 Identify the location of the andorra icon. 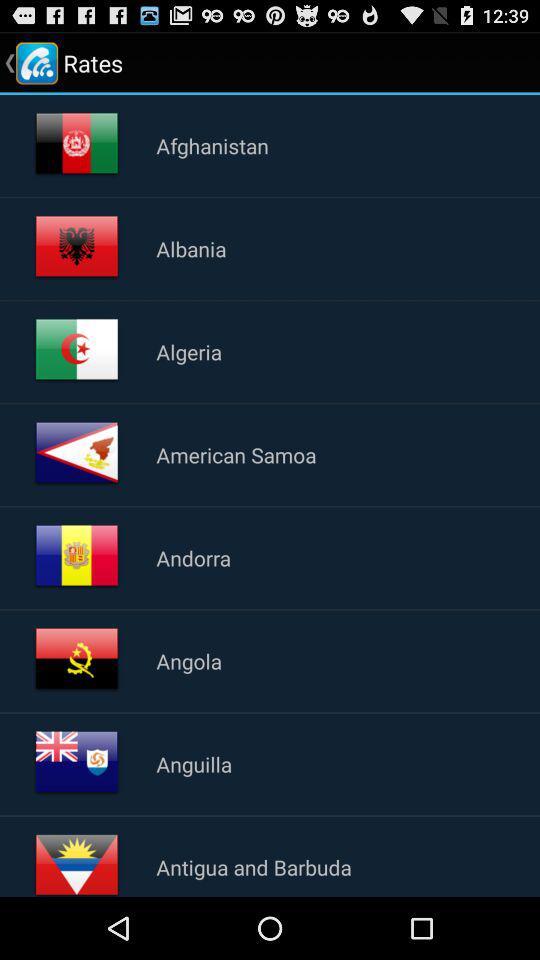
(193, 558).